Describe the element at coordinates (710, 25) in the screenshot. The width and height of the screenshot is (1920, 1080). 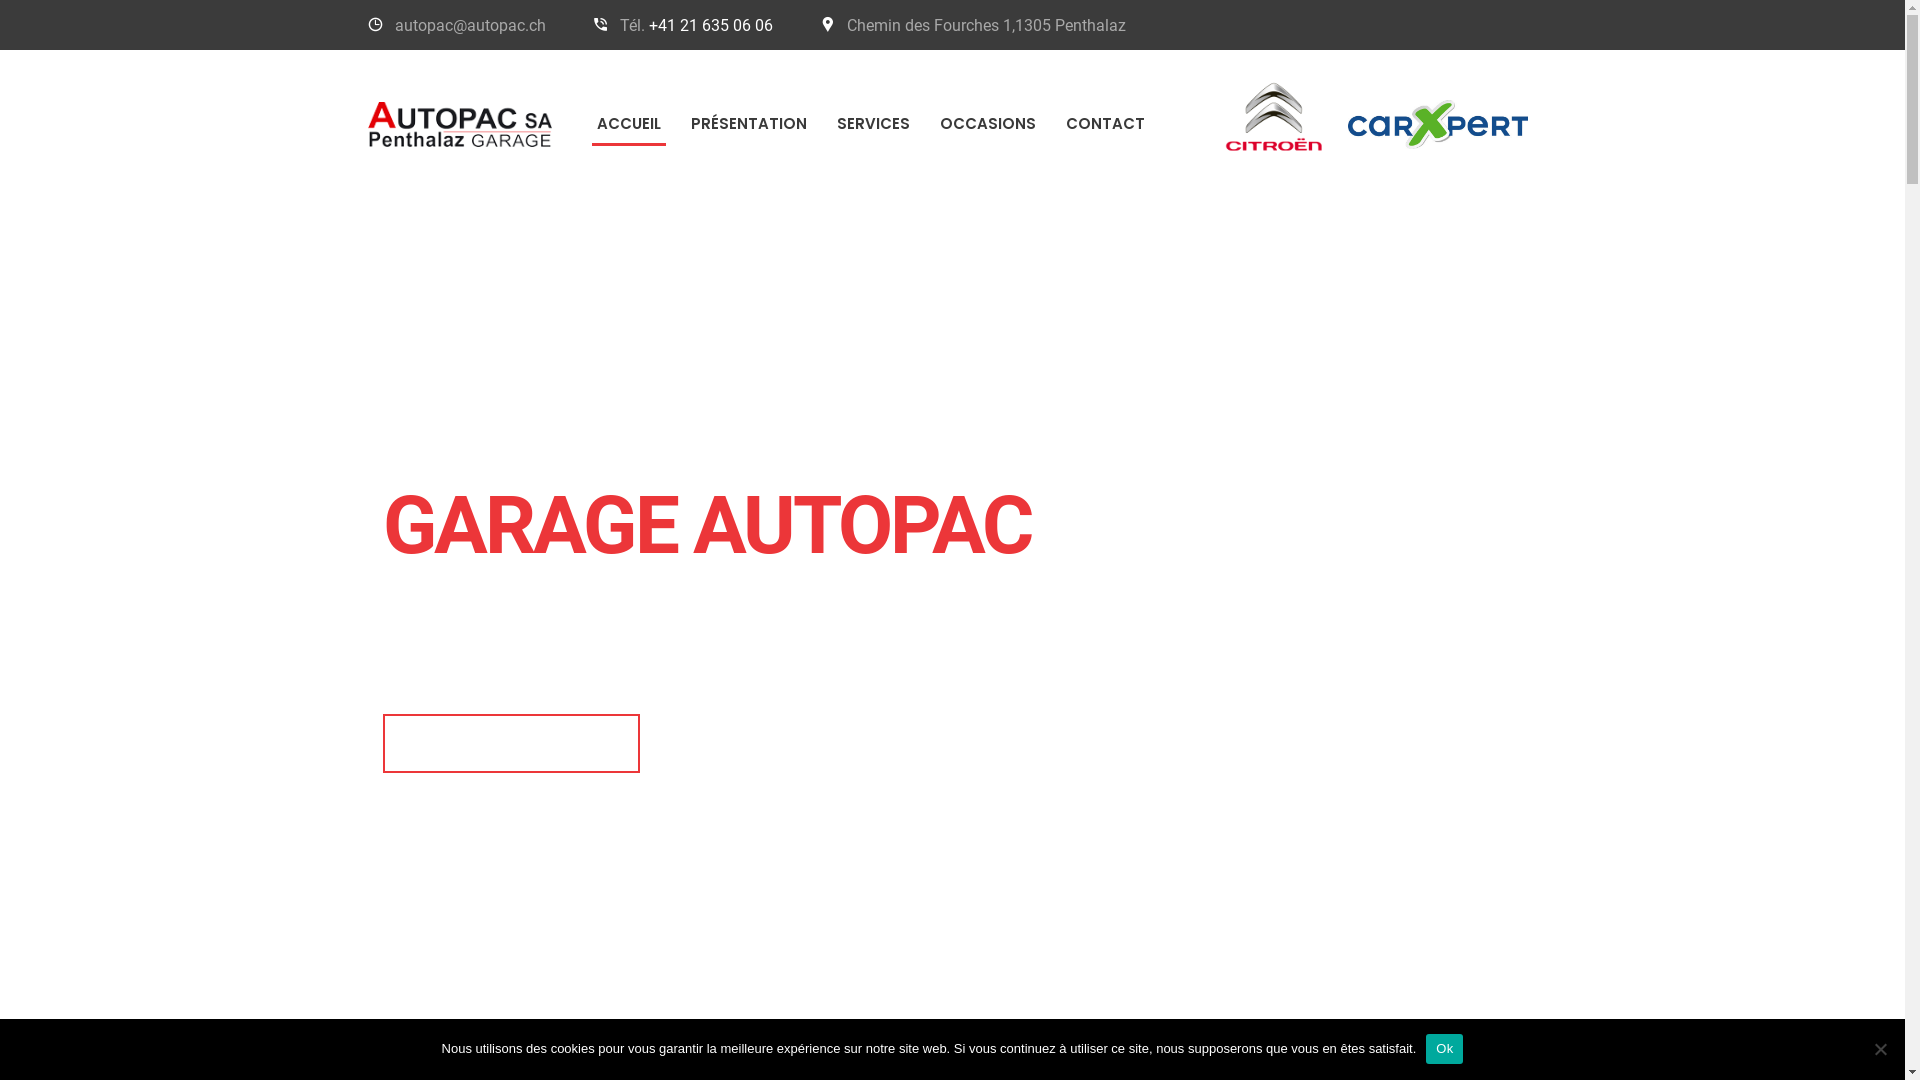
I see `'+41 21 635 06 06'` at that location.